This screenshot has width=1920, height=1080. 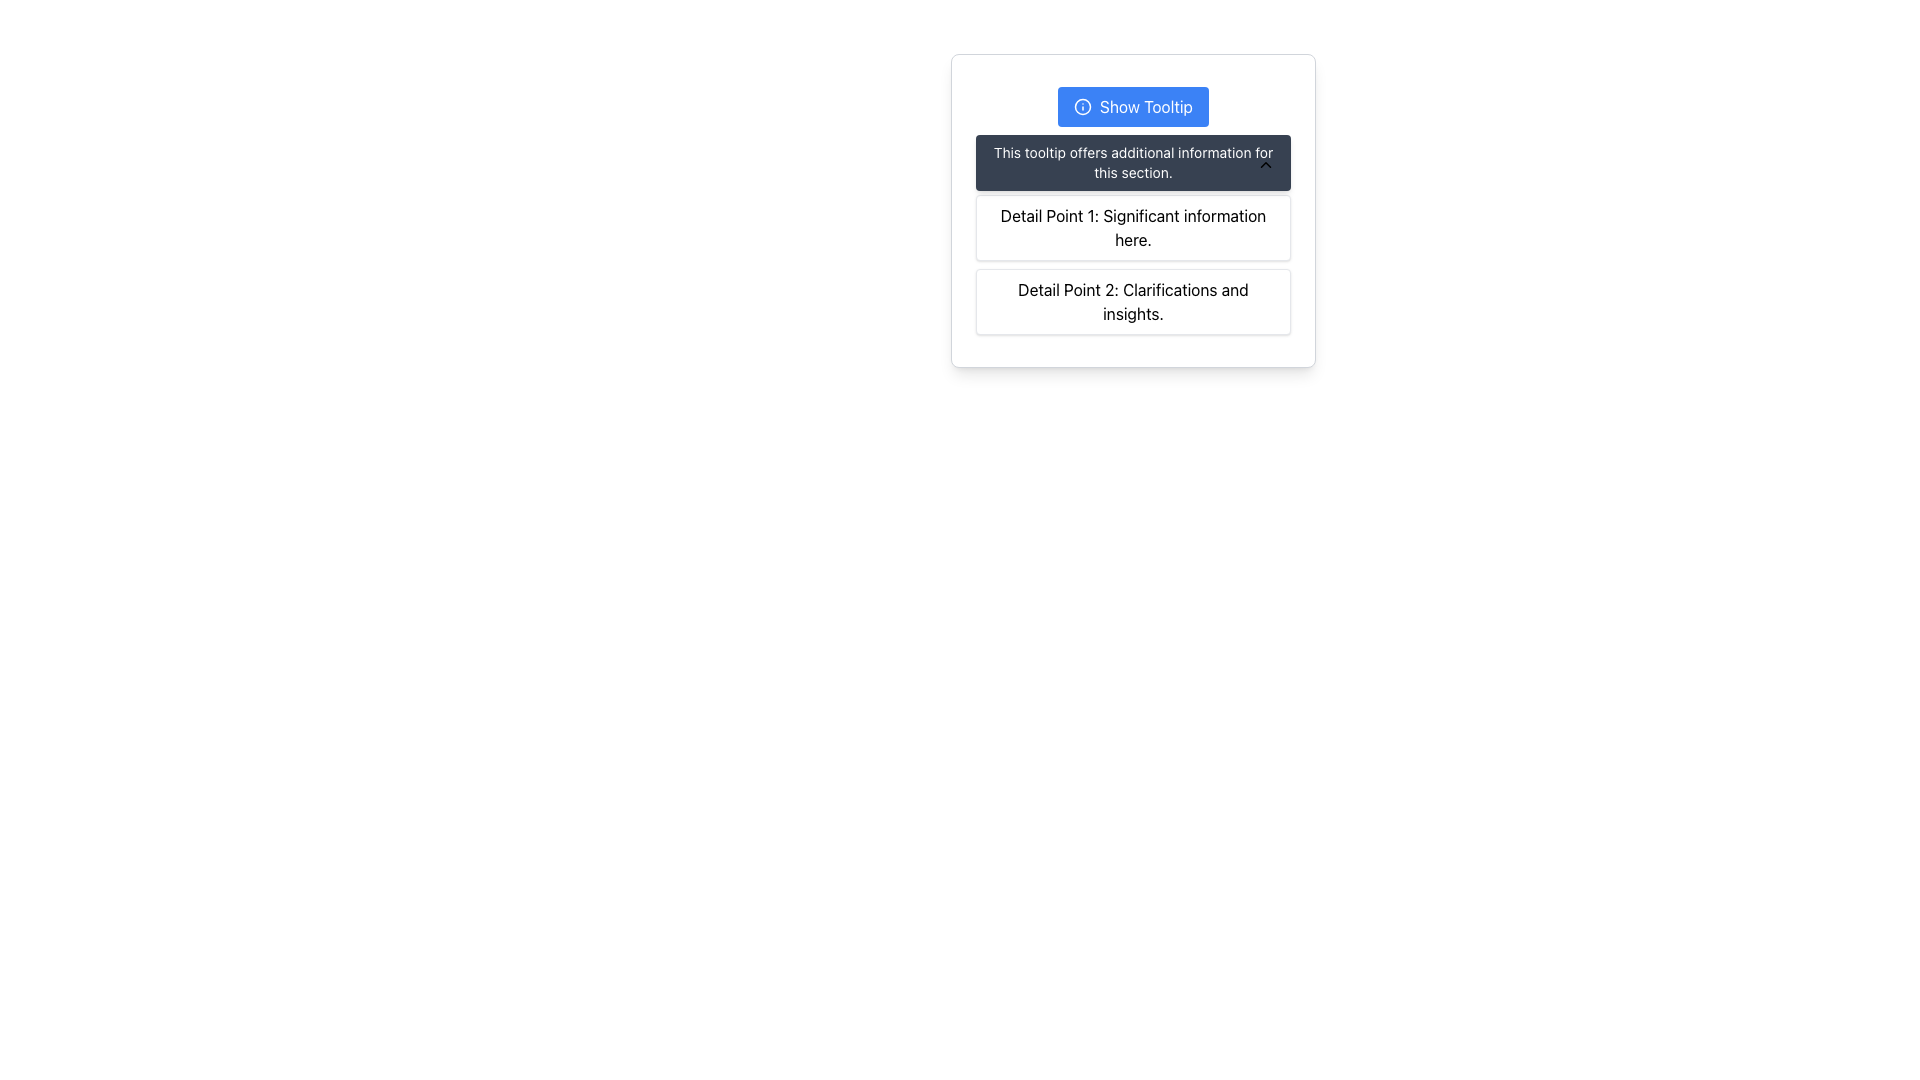 What do you see at coordinates (1133, 107) in the screenshot?
I see `the 'Show Tooltip' button with a blue background` at bounding box center [1133, 107].